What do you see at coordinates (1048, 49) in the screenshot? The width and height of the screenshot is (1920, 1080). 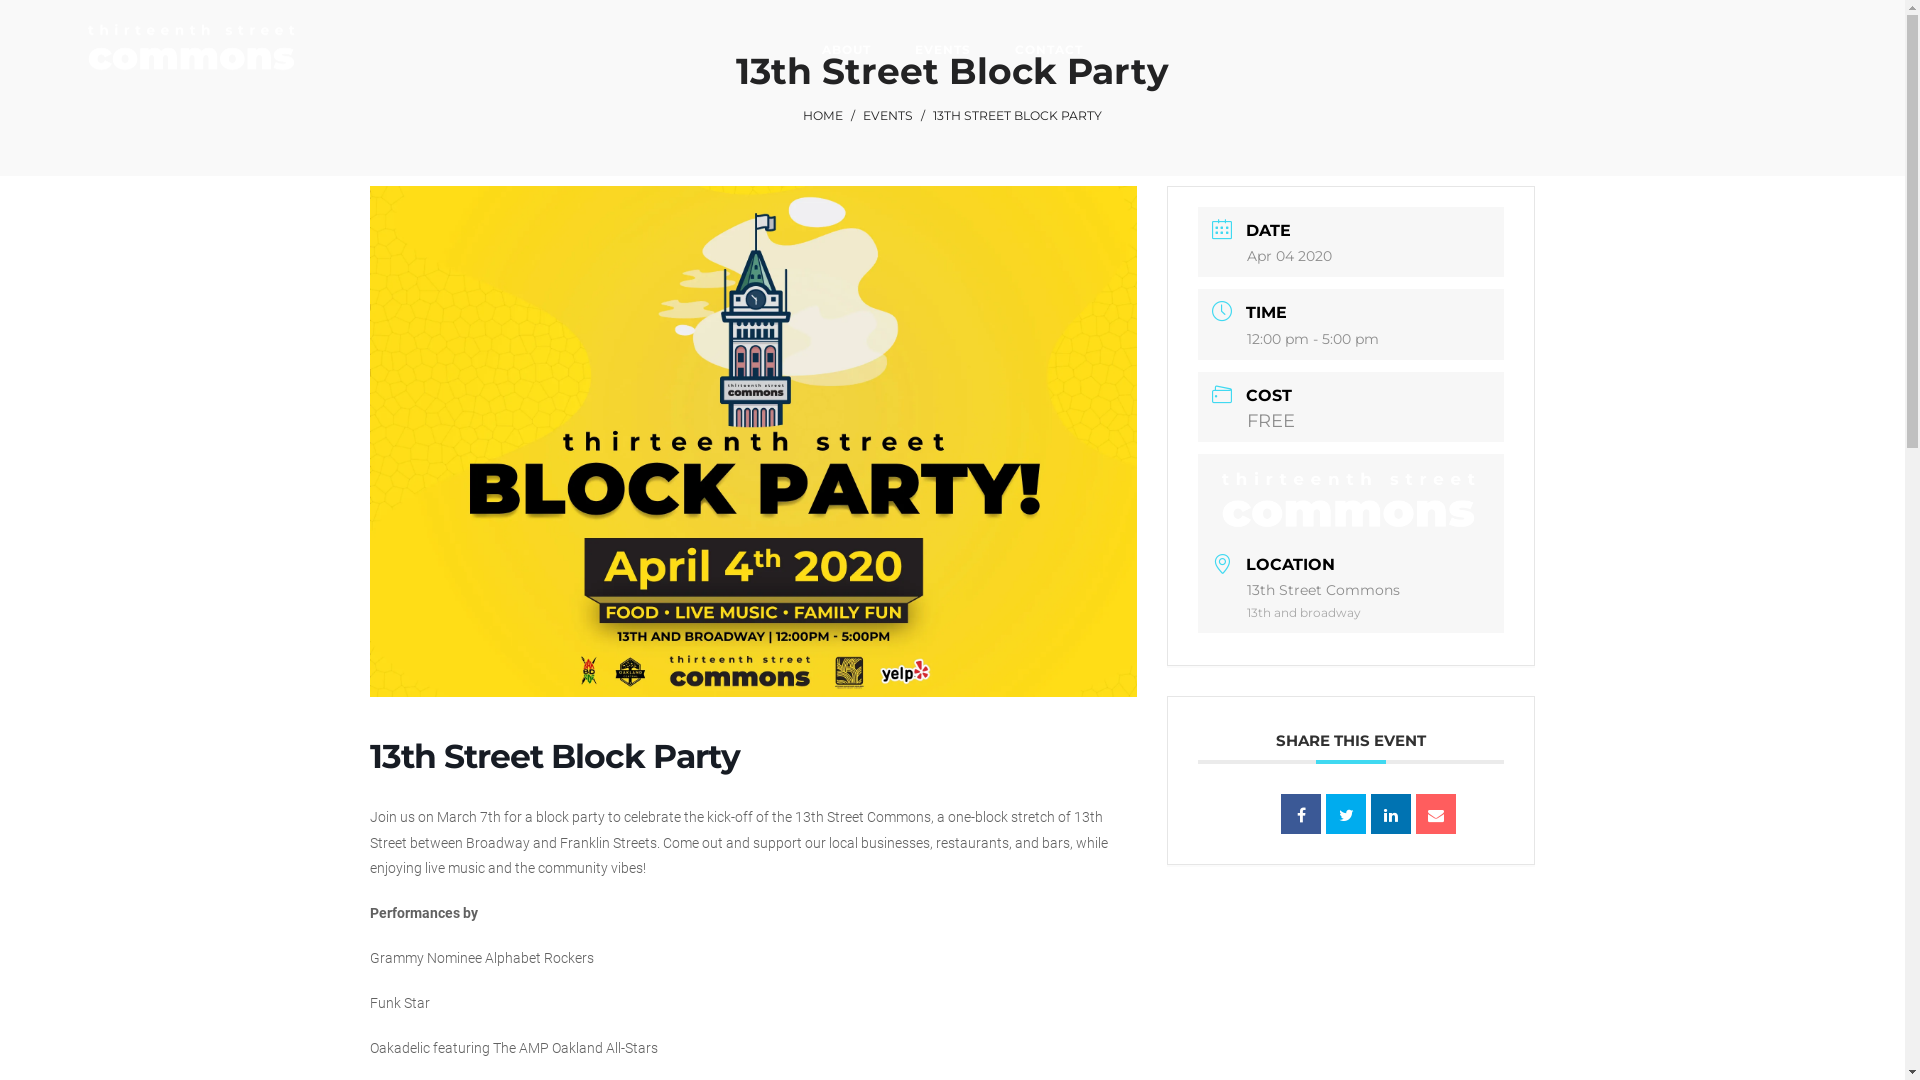 I see `'CONTACT'` at bounding box center [1048, 49].